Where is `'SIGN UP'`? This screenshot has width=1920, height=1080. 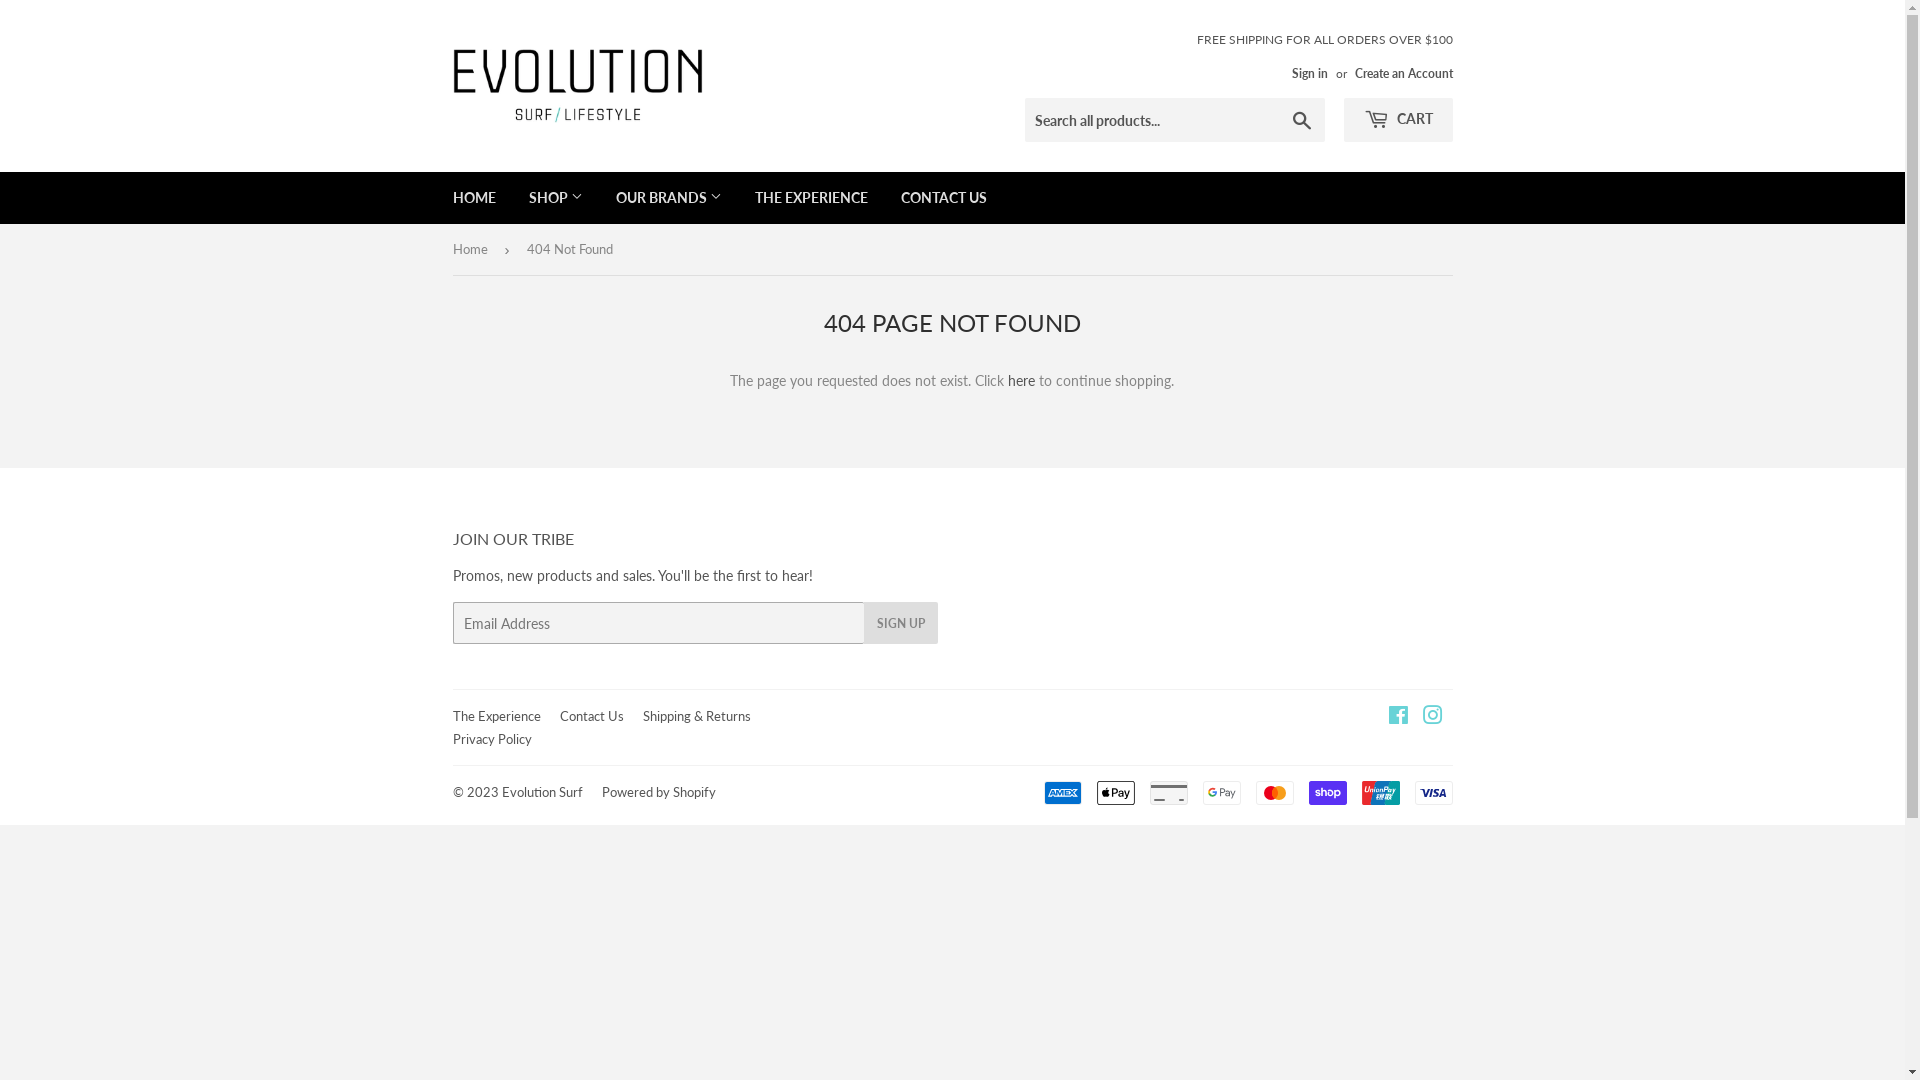 'SIGN UP' is located at coordinates (864, 622).